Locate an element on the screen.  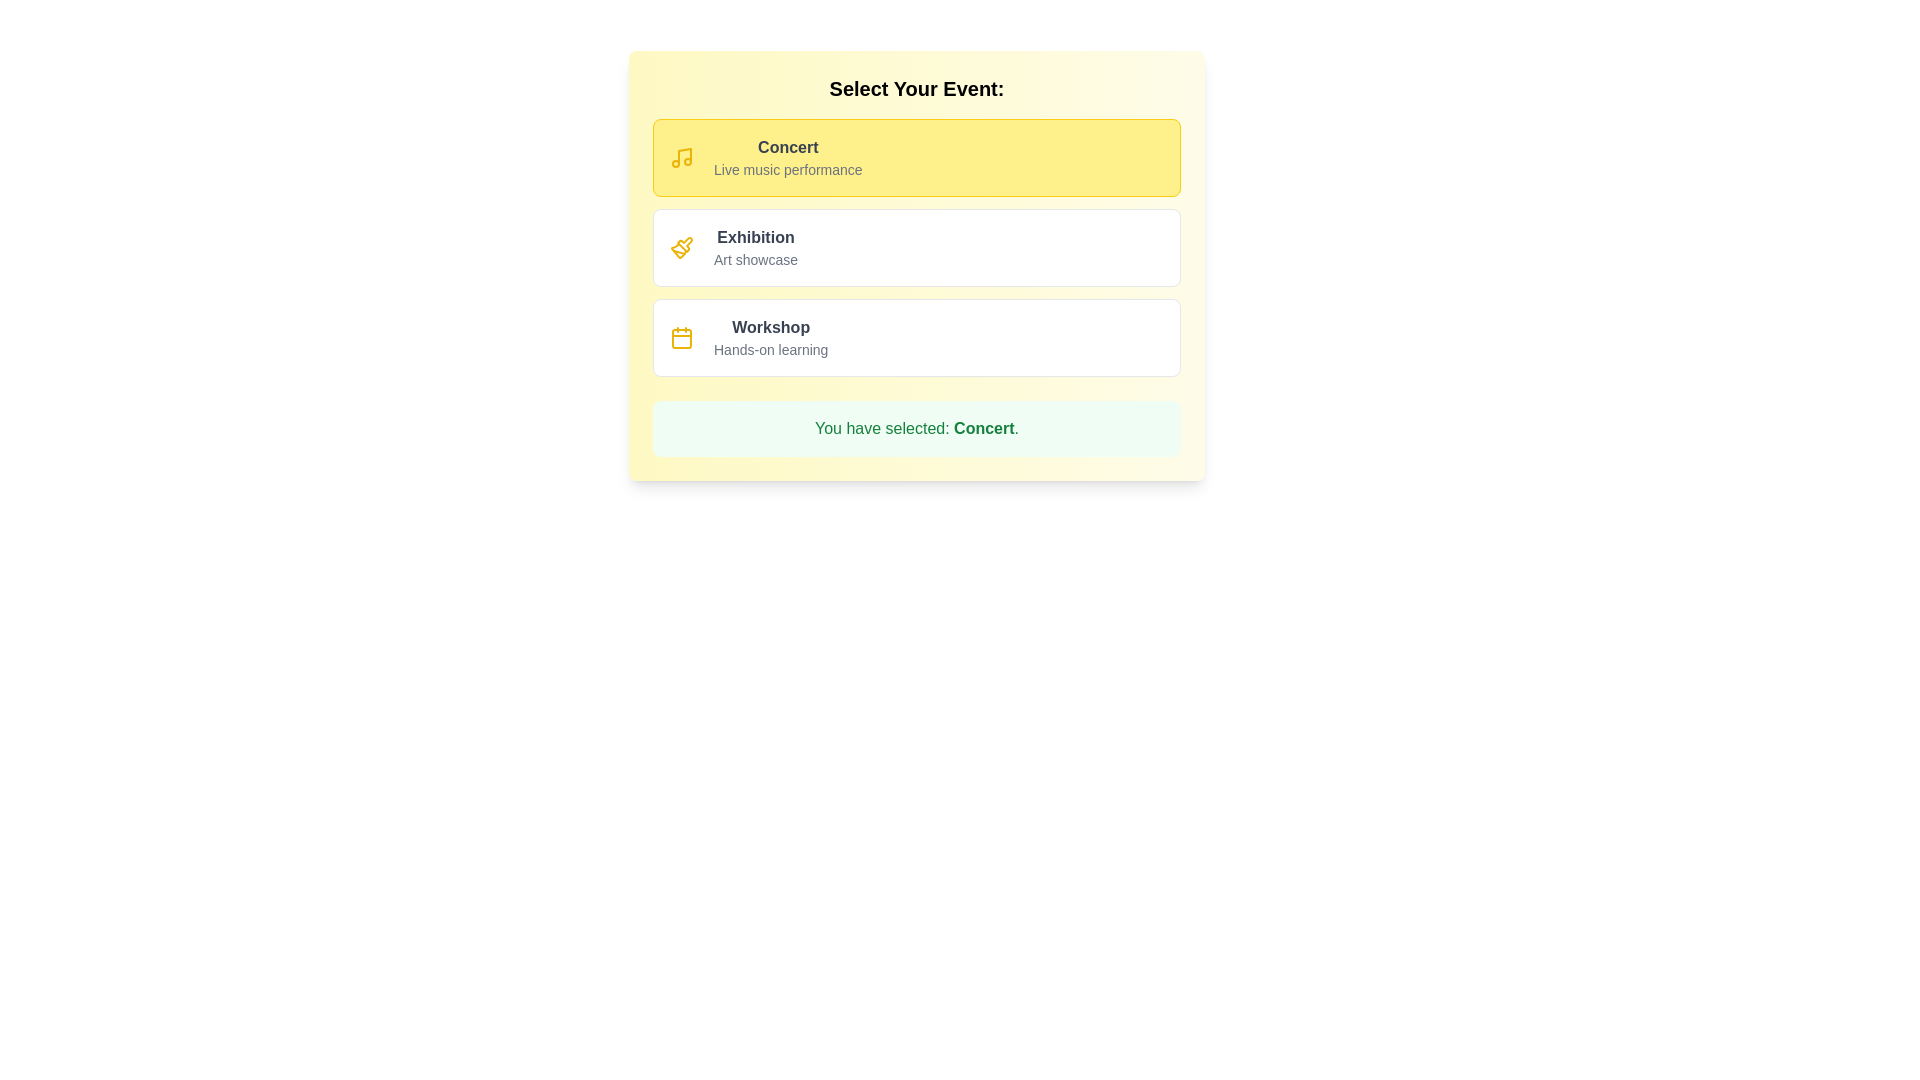
the yellow calendar icon located to the left of the 'Workshop' text, which is positioned at the start of the third entry in the event selection list is located at coordinates (686, 337).